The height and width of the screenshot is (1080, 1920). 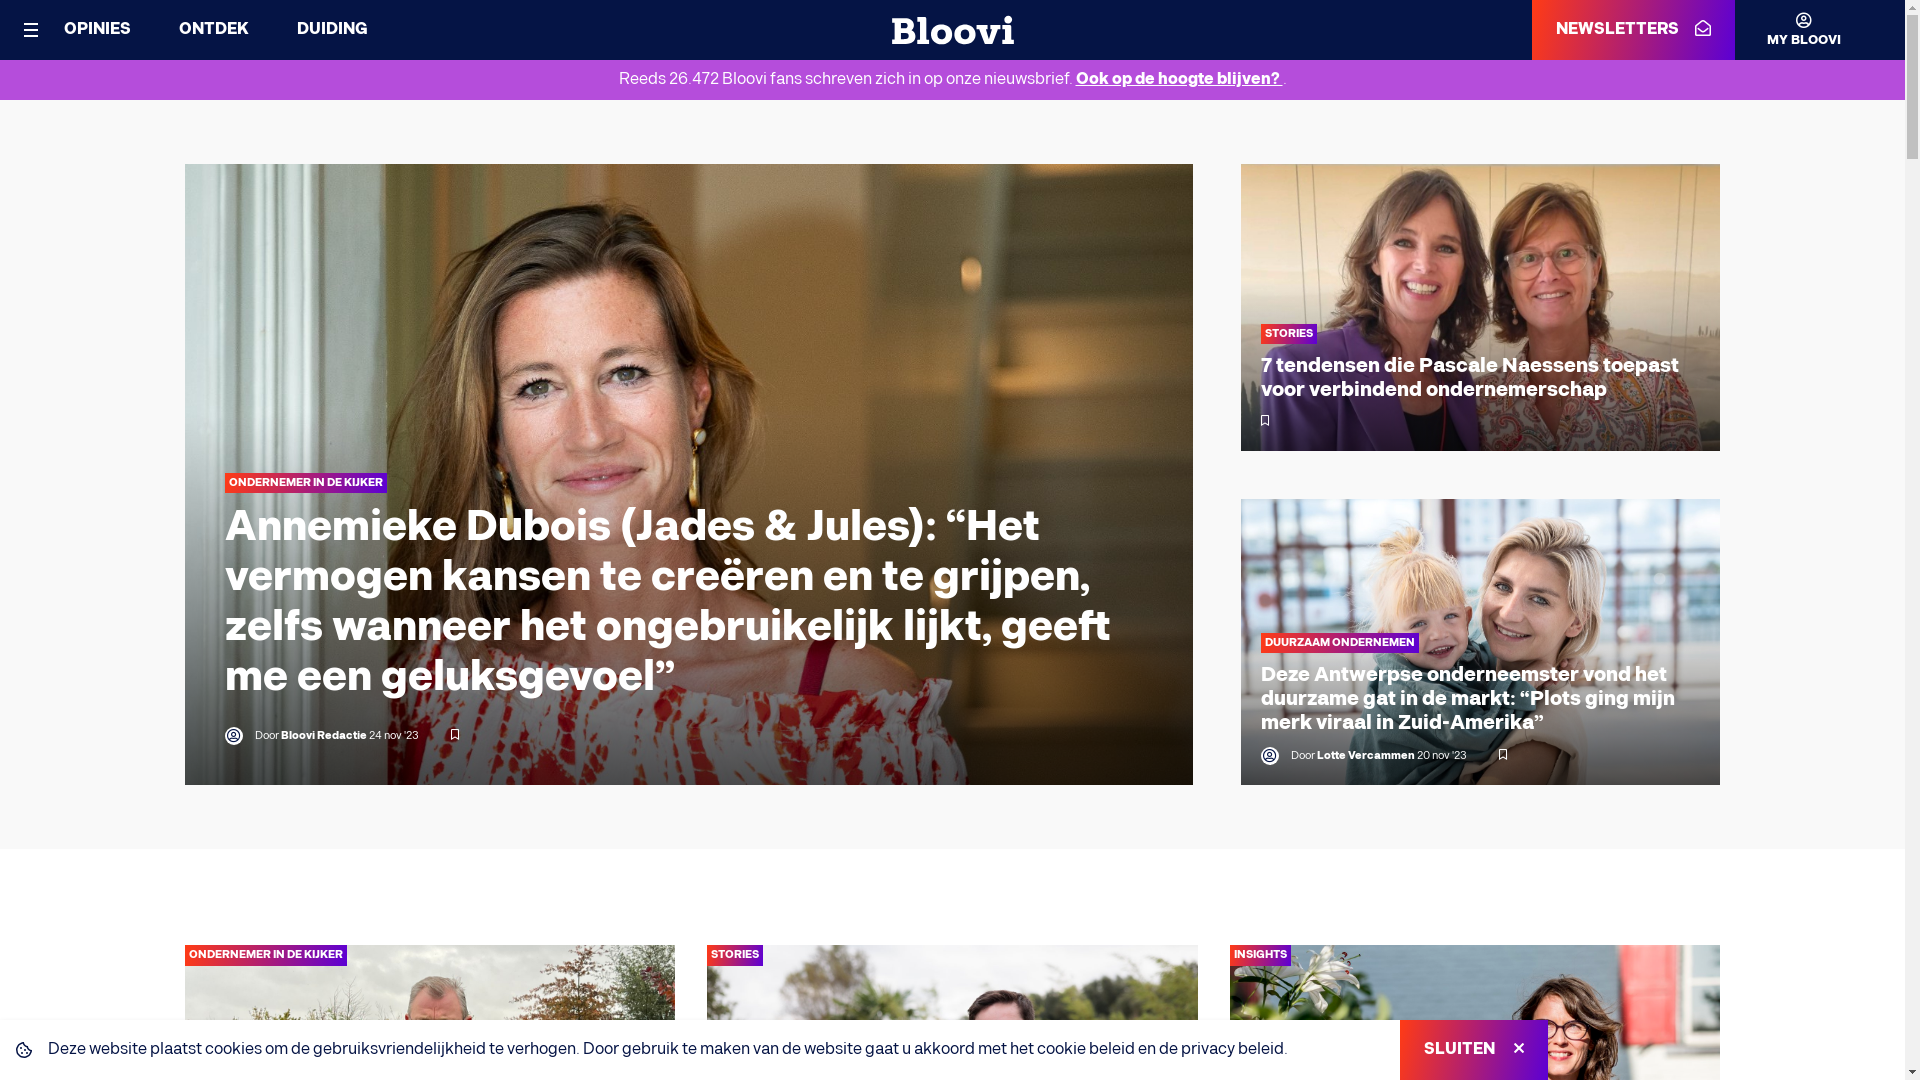 What do you see at coordinates (1231, 1048) in the screenshot?
I see `'privacy beleid'` at bounding box center [1231, 1048].